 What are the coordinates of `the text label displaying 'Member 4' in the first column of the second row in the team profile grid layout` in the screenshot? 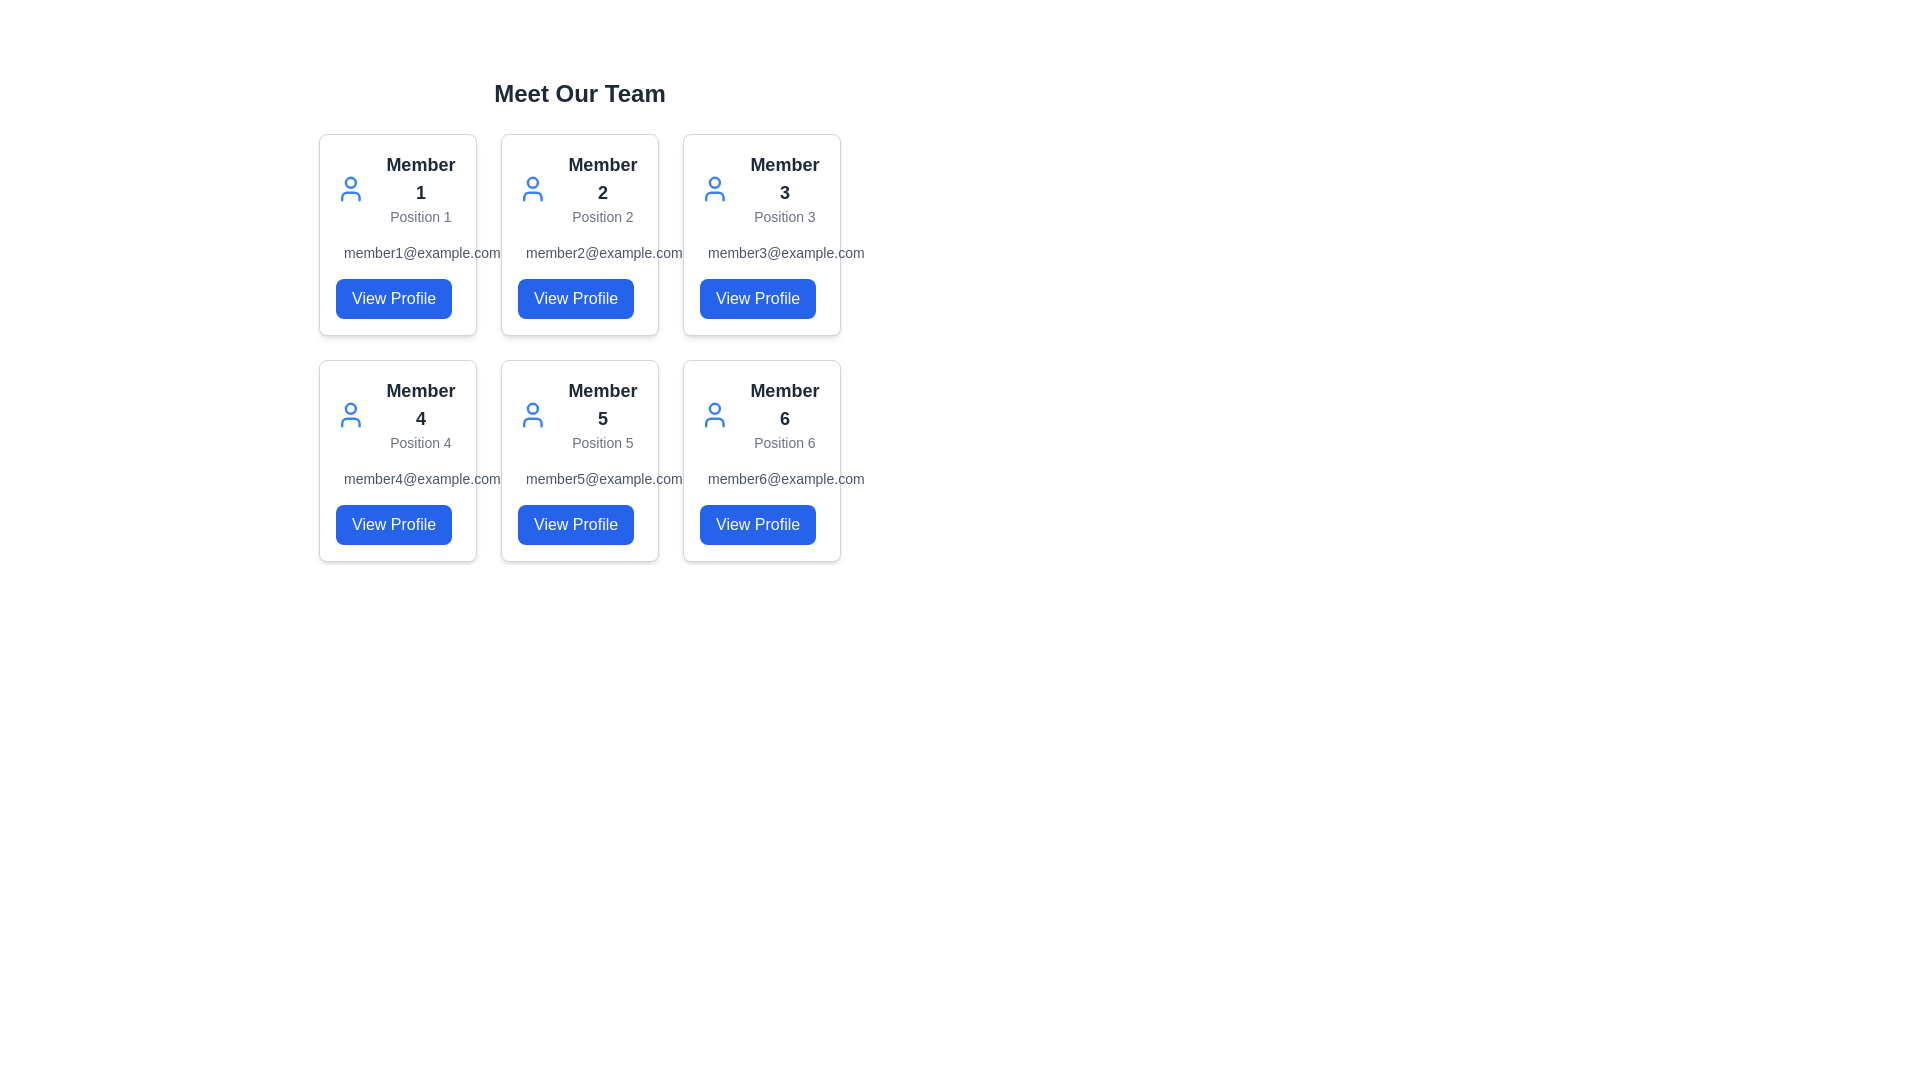 It's located at (419, 405).